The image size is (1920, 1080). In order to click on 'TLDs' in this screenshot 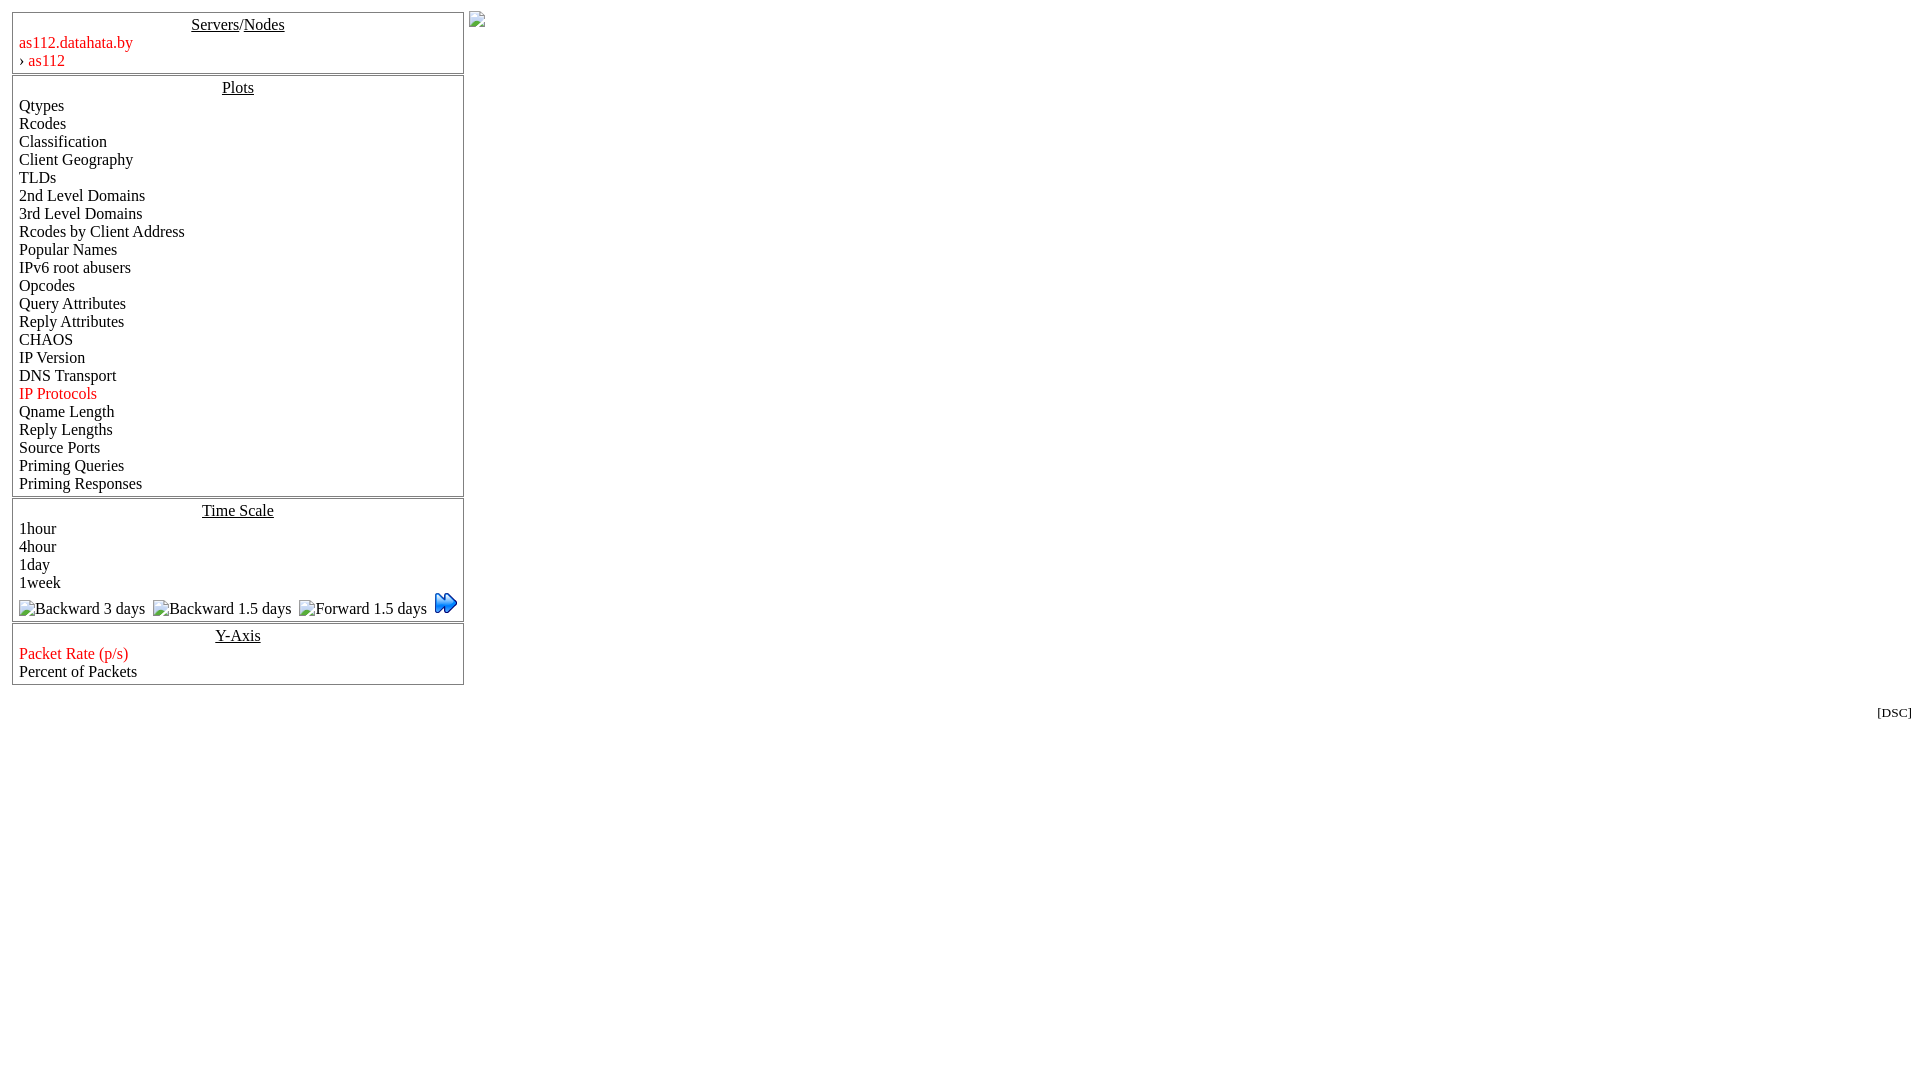, I will do `click(19, 176)`.